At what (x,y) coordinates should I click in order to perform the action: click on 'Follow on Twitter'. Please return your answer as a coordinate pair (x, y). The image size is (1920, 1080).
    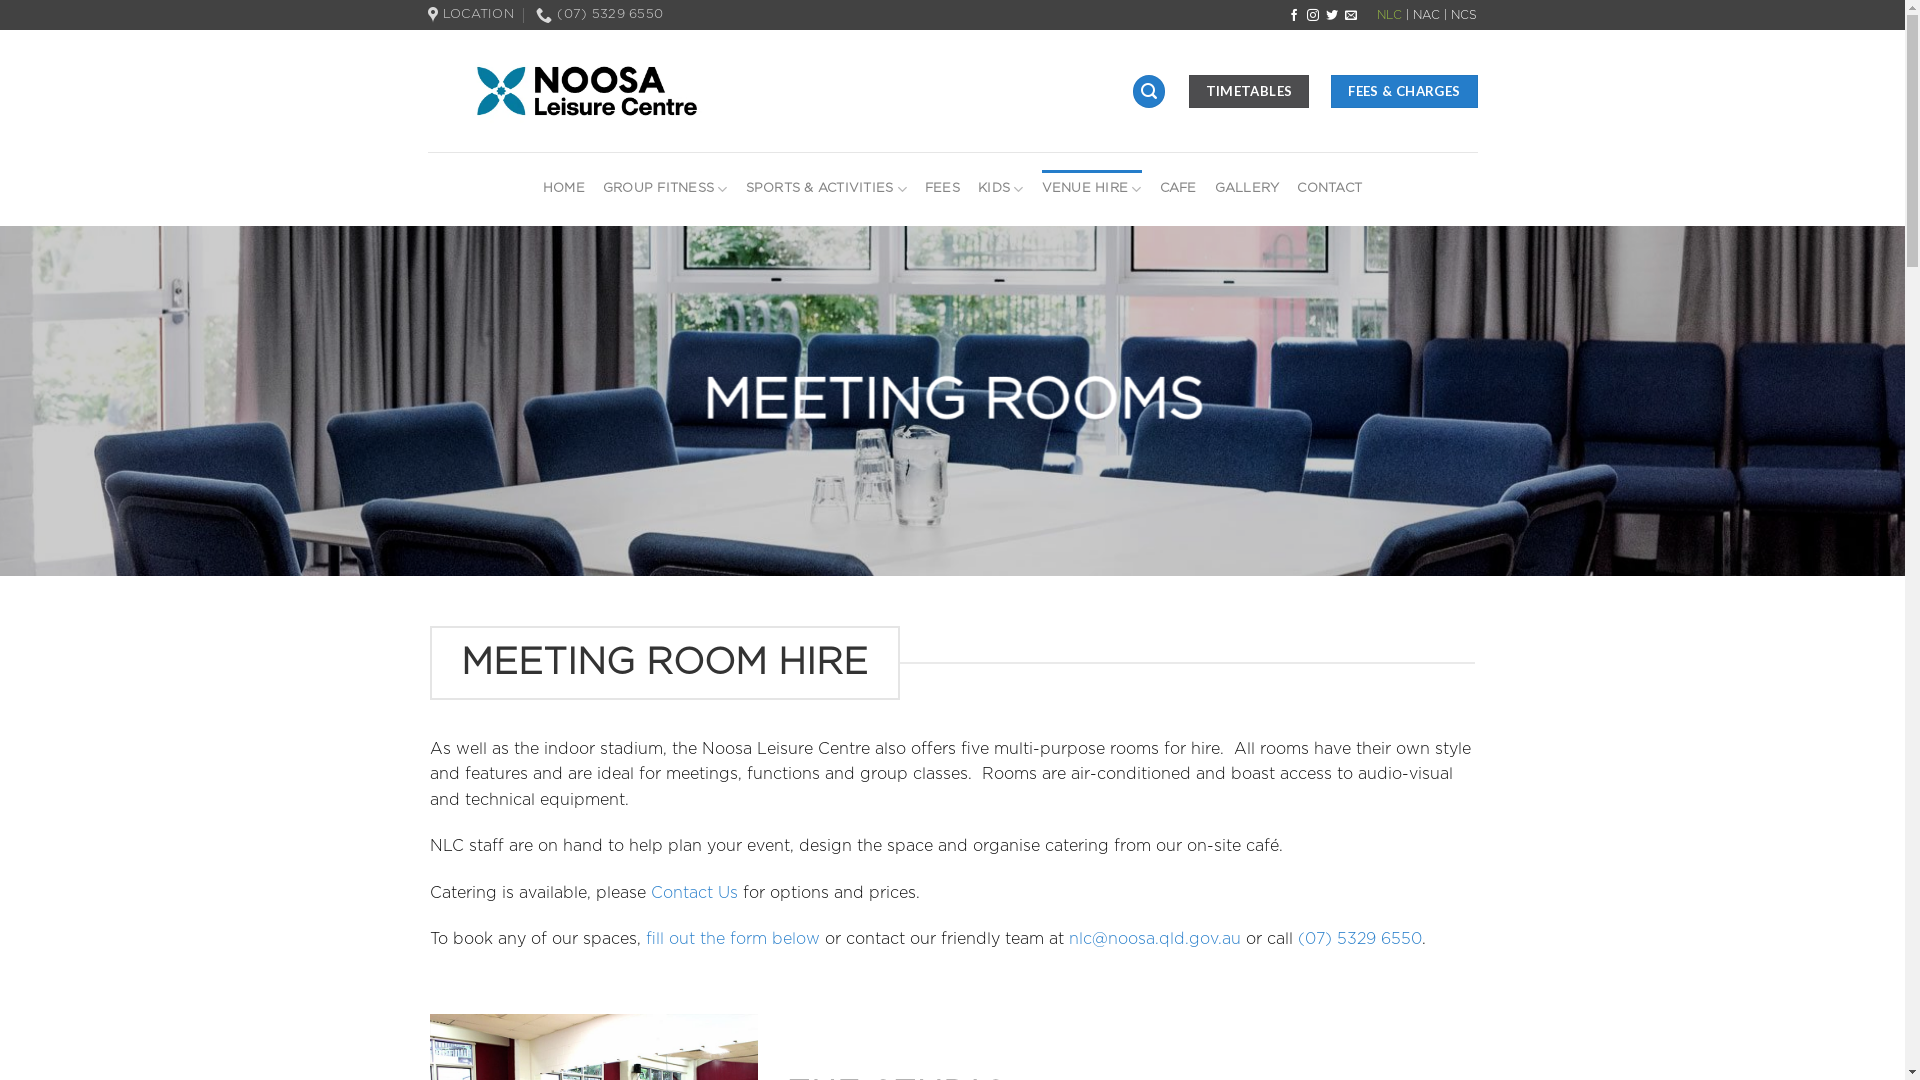
    Looking at the image, I should click on (1332, 15).